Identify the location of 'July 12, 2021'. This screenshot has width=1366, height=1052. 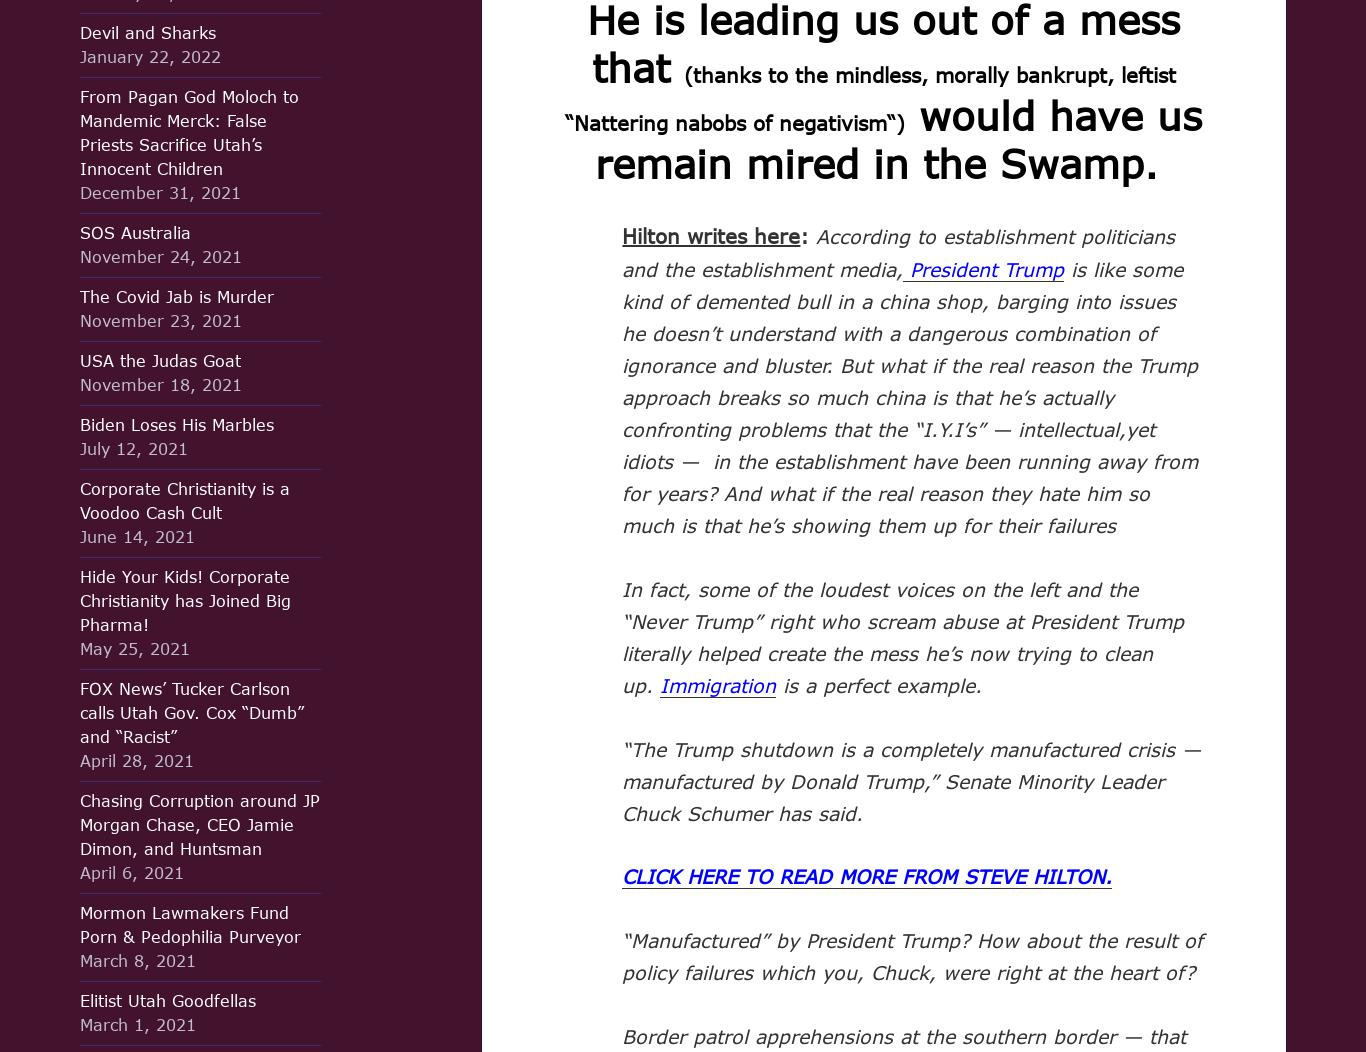
(133, 448).